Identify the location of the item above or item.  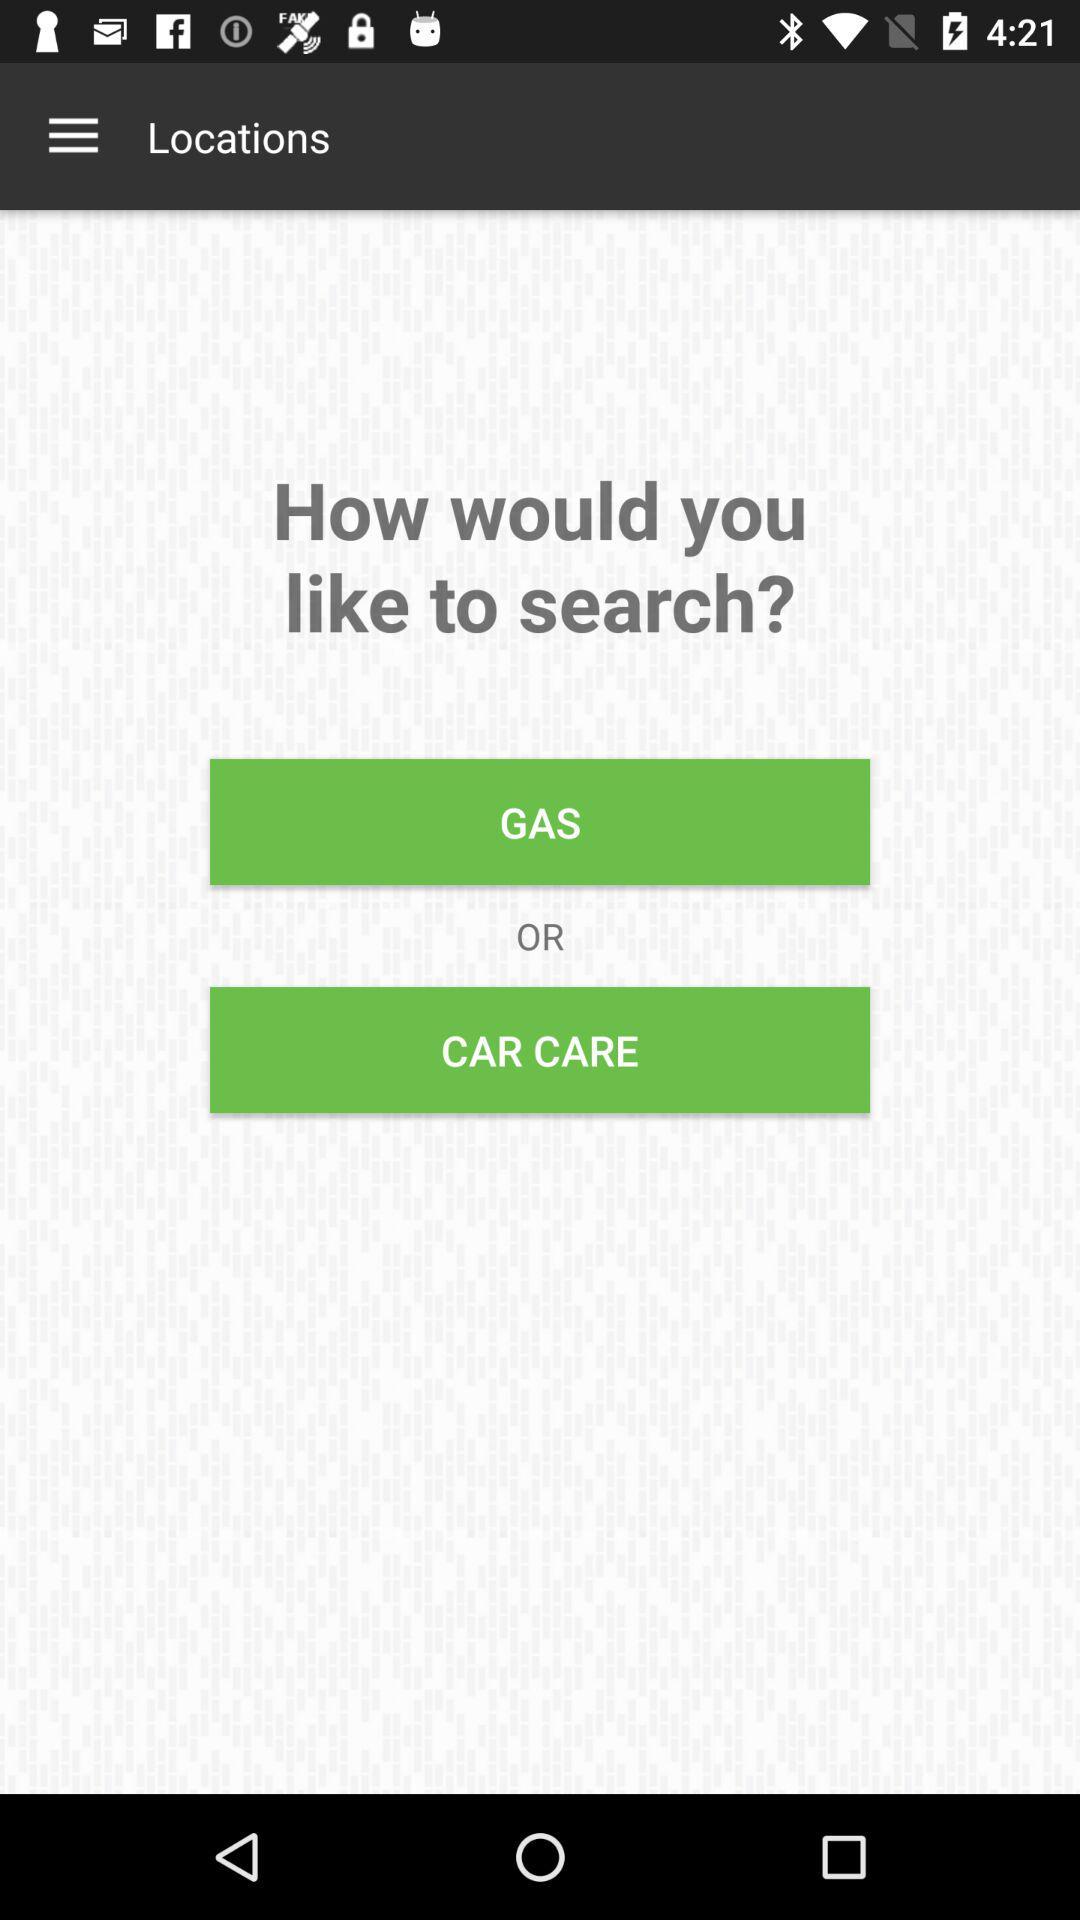
(540, 821).